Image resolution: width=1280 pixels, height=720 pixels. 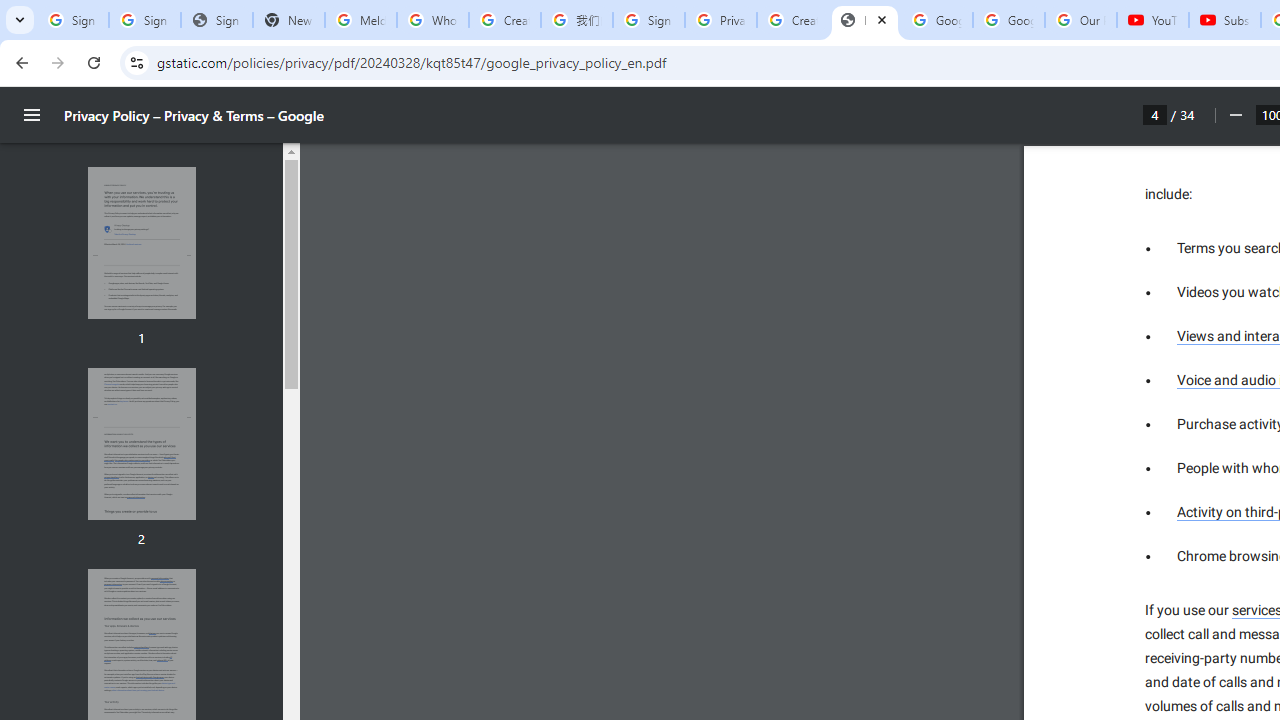 I want to click on 'Search tabs', so click(x=20, y=20).